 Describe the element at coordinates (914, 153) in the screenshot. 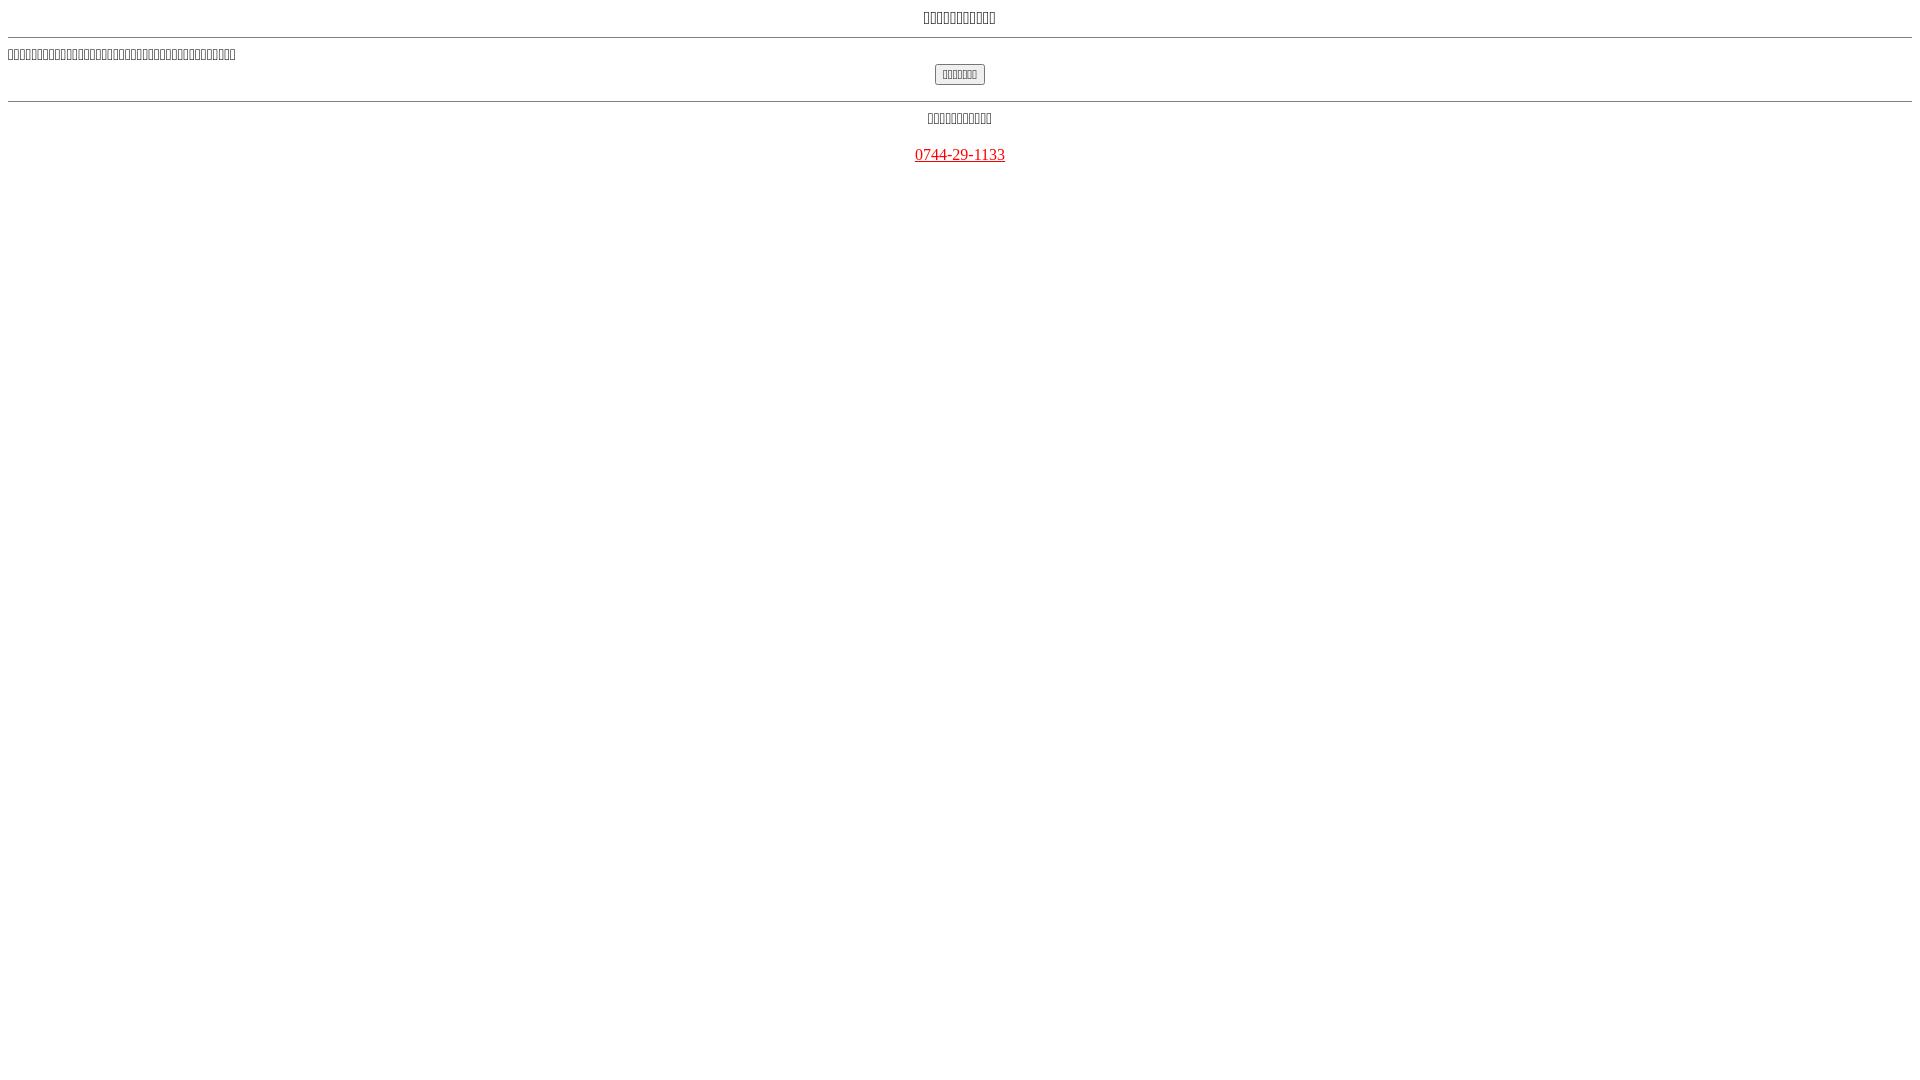

I see `'0744-29-1133'` at that location.